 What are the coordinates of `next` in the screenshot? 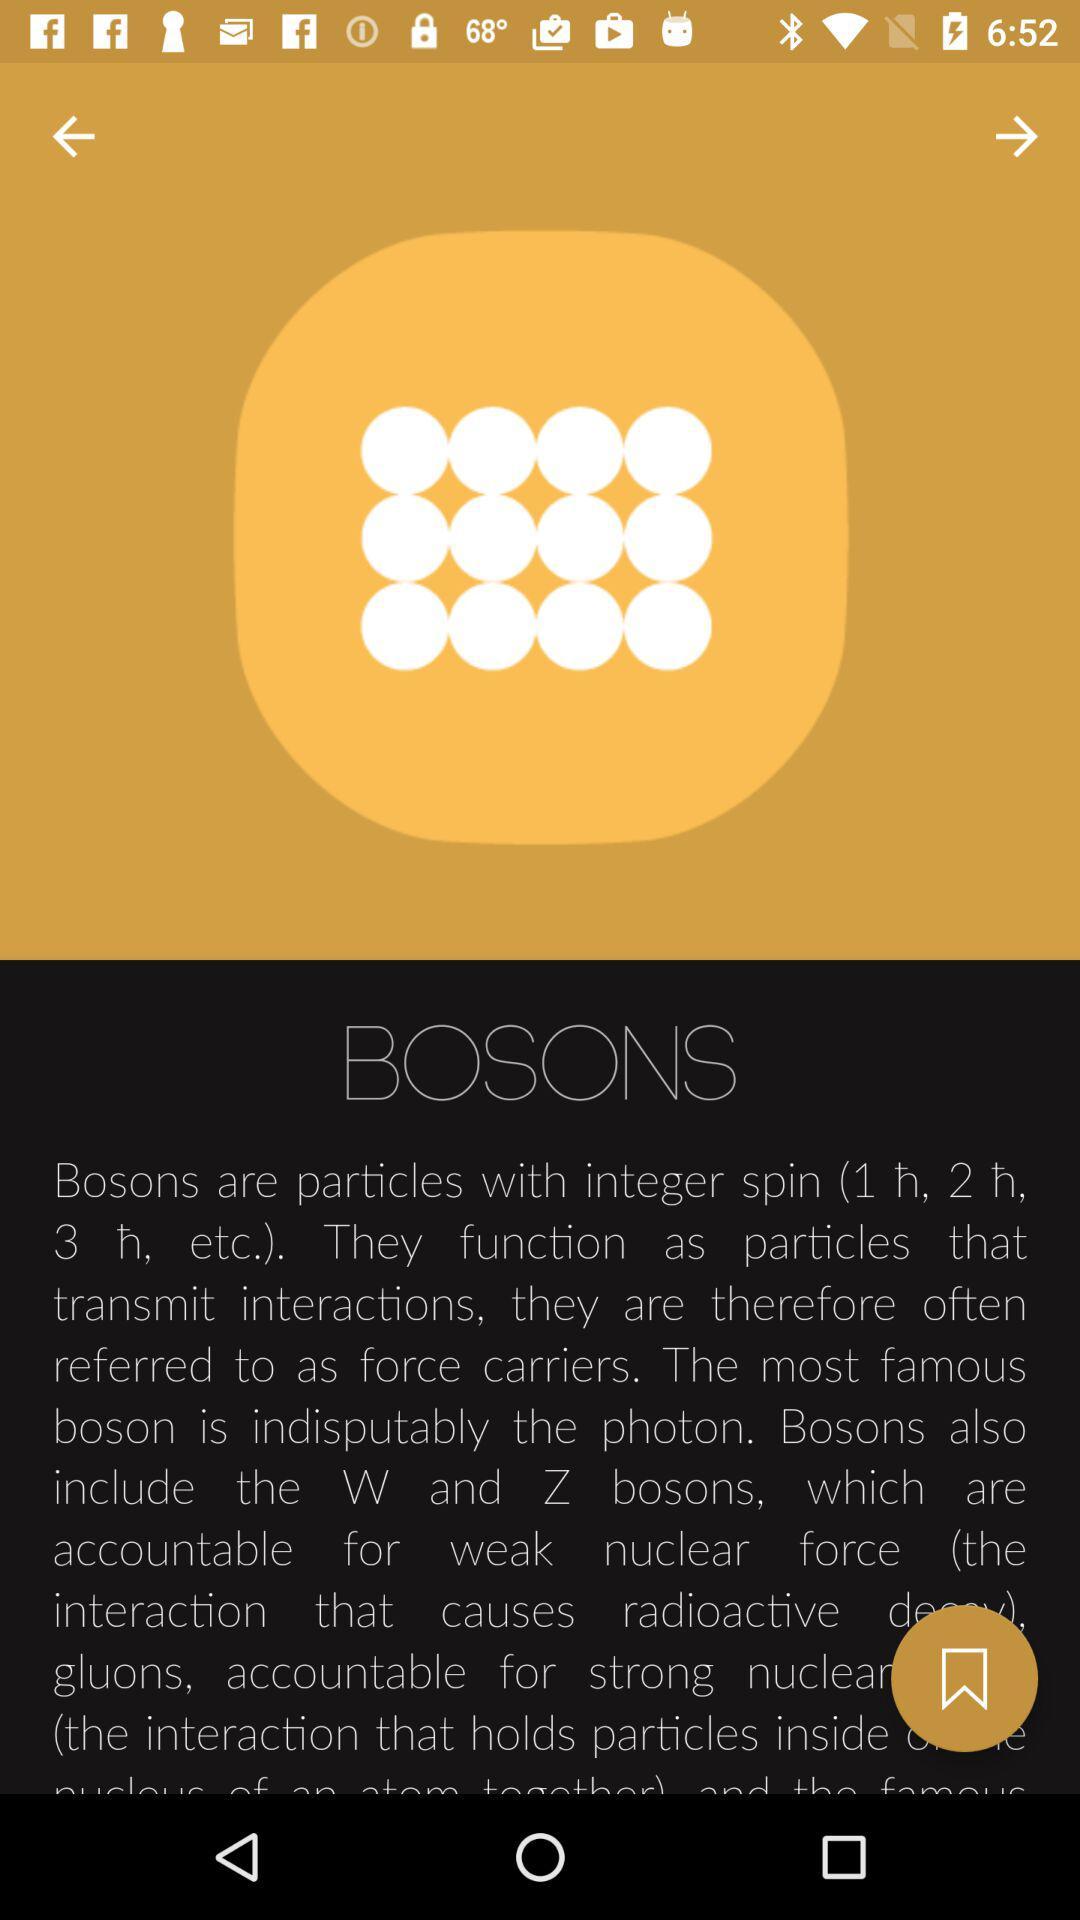 It's located at (963, 1678).